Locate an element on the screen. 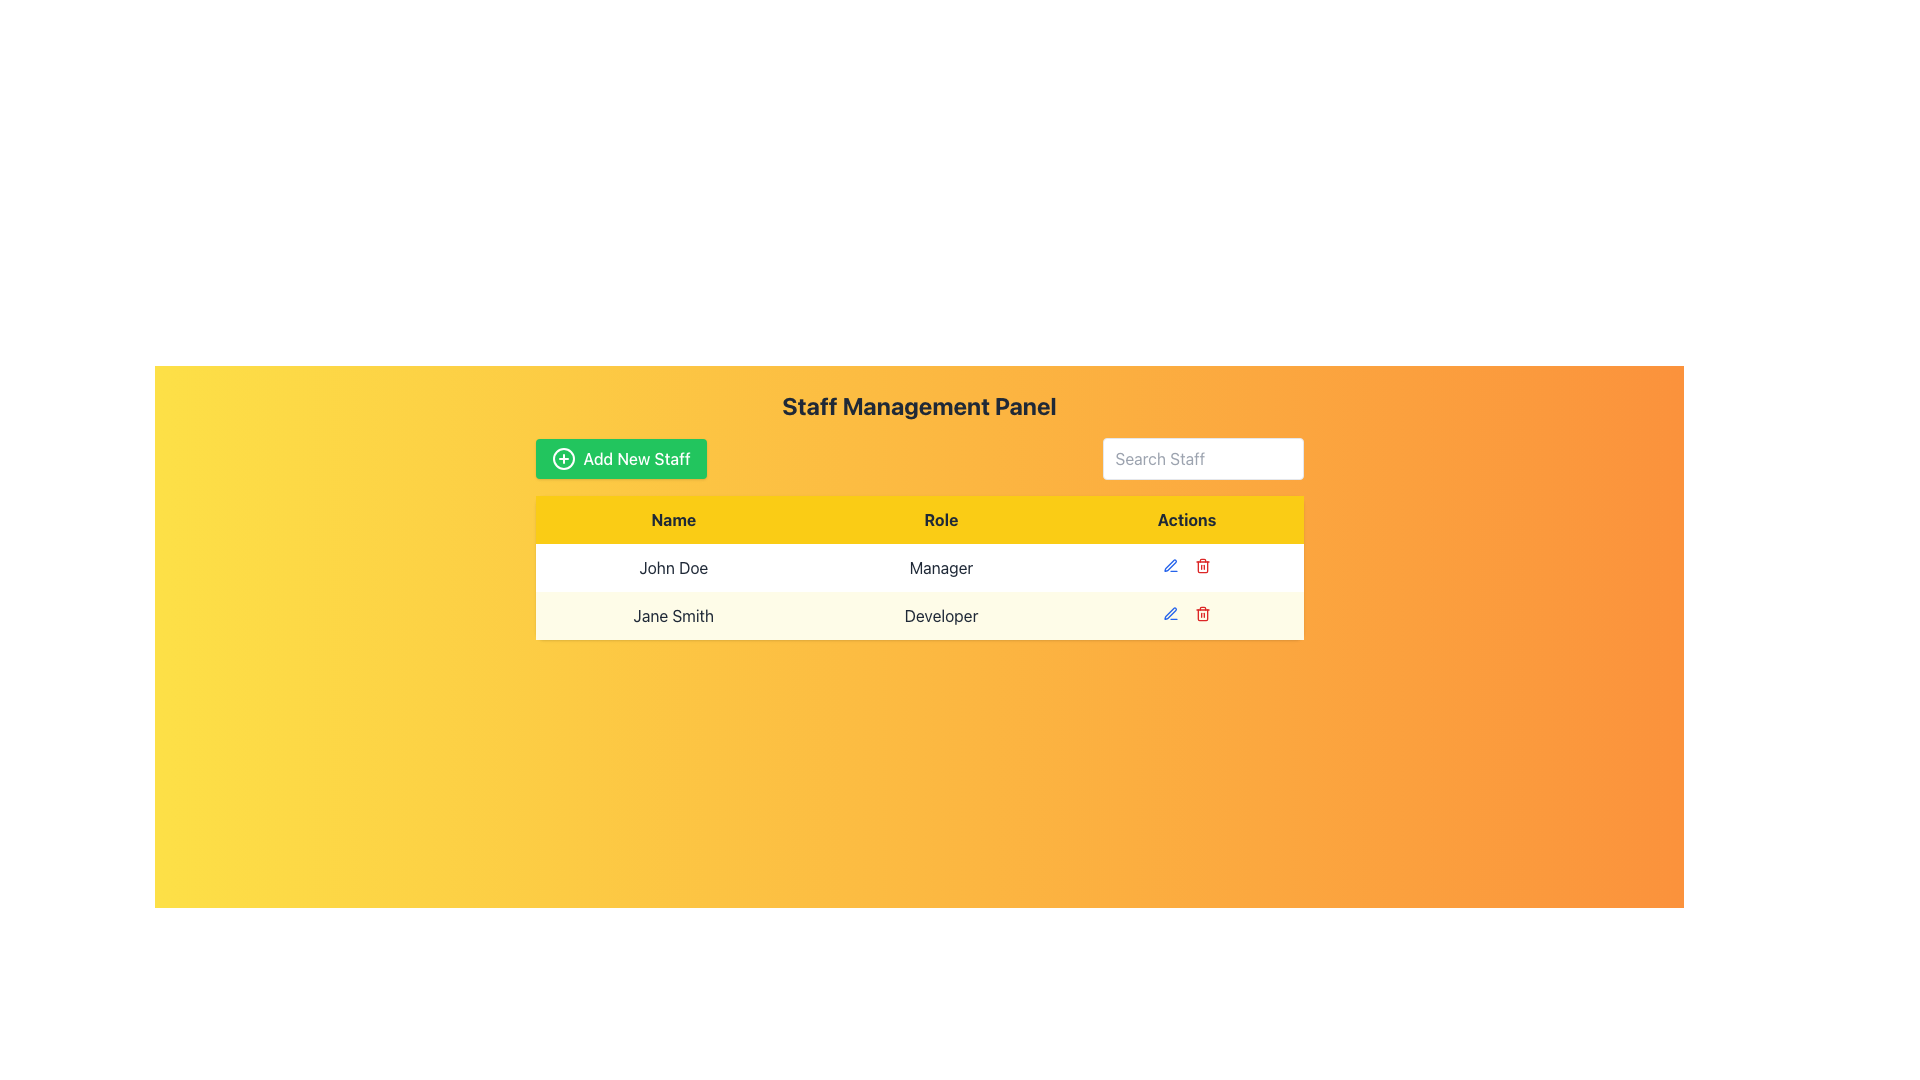  the 'Manager' text label in the 'Role' column, which is aligned with 'John Doe' in the 'Name' column is located at coordinates (918, 567).